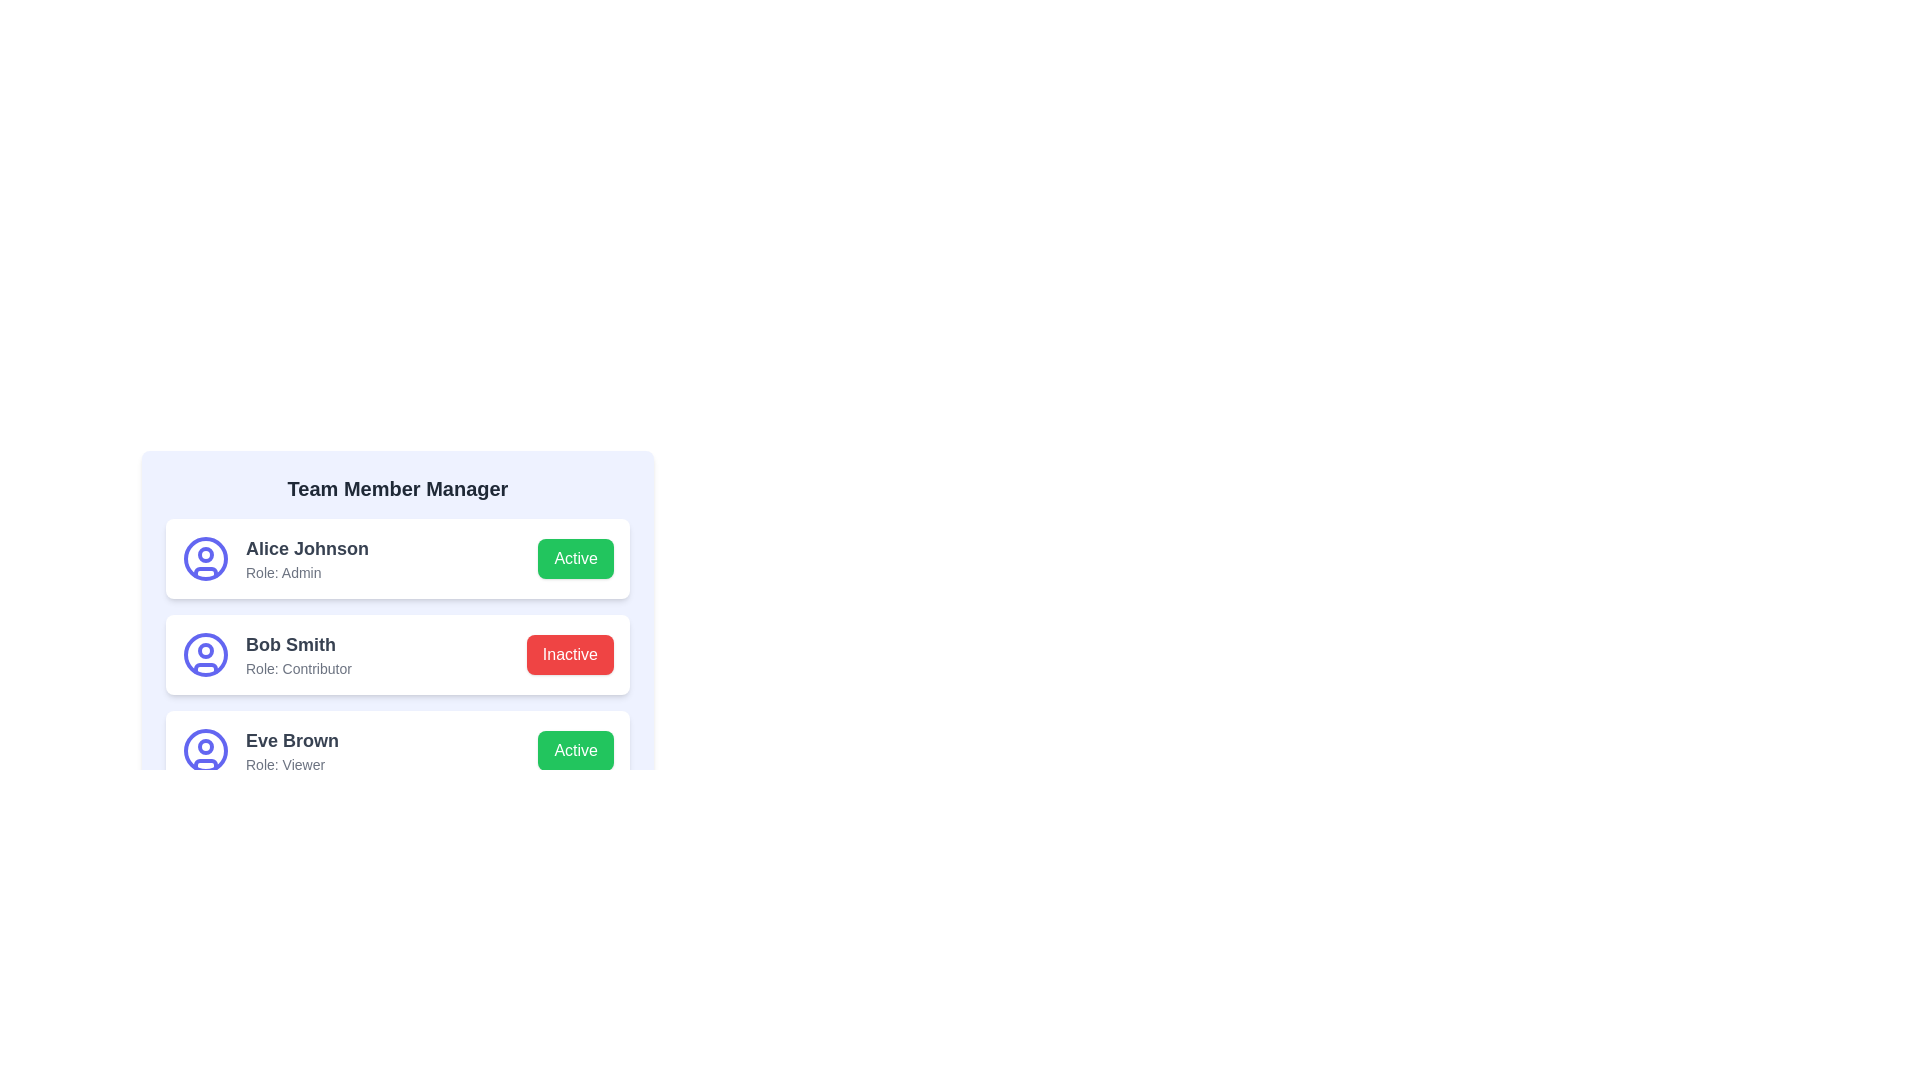 Image resolution: width=1920 pixels, height=1080 pixels. What do you see at coordinates (206, 655) in the screenshot?
I see `the circular user icon with a blue outline located to the left of the text 'Bob Smith' in the team members list` at bounding box center [206, 655].